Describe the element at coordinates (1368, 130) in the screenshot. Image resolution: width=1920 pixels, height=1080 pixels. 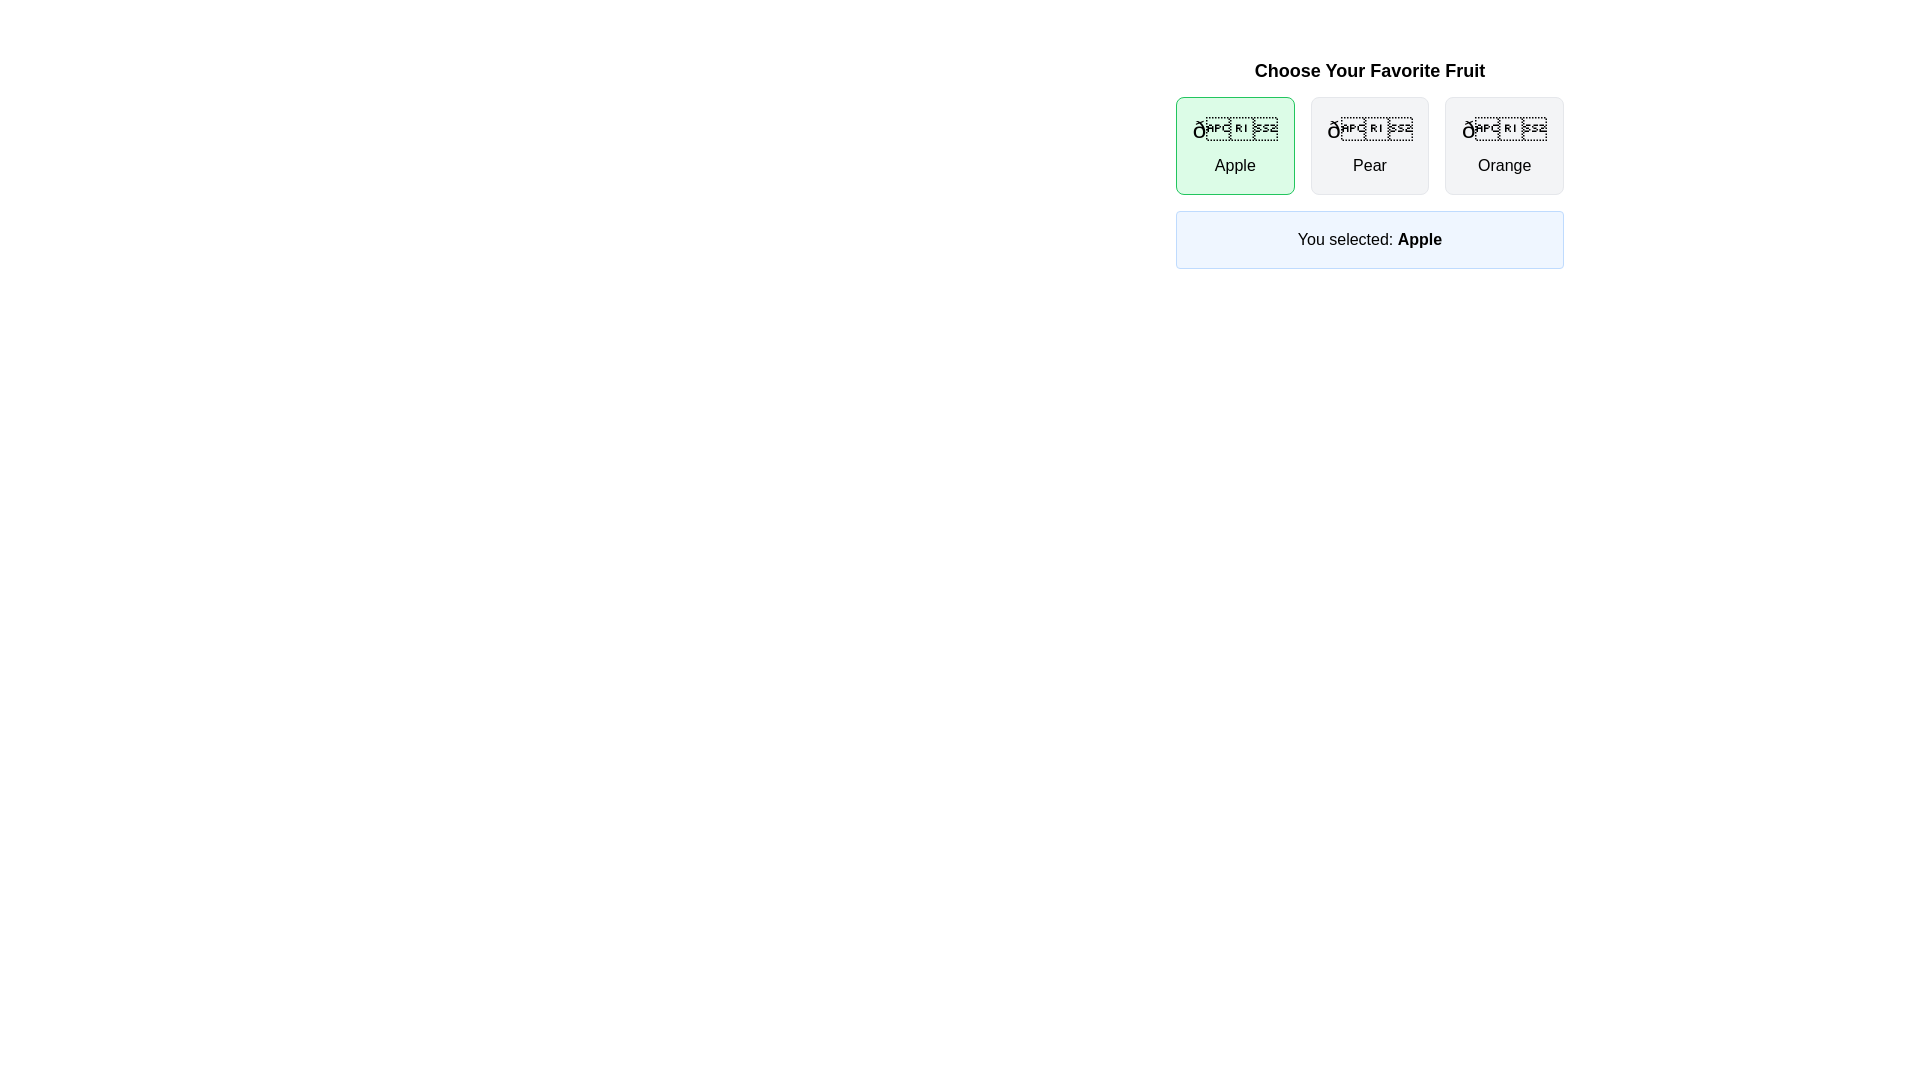
I see `the text element representing the visual identification of the 'Pear' selection card, which is centrally located in the second column of the card layout, above the text 'Pear'` at that location.